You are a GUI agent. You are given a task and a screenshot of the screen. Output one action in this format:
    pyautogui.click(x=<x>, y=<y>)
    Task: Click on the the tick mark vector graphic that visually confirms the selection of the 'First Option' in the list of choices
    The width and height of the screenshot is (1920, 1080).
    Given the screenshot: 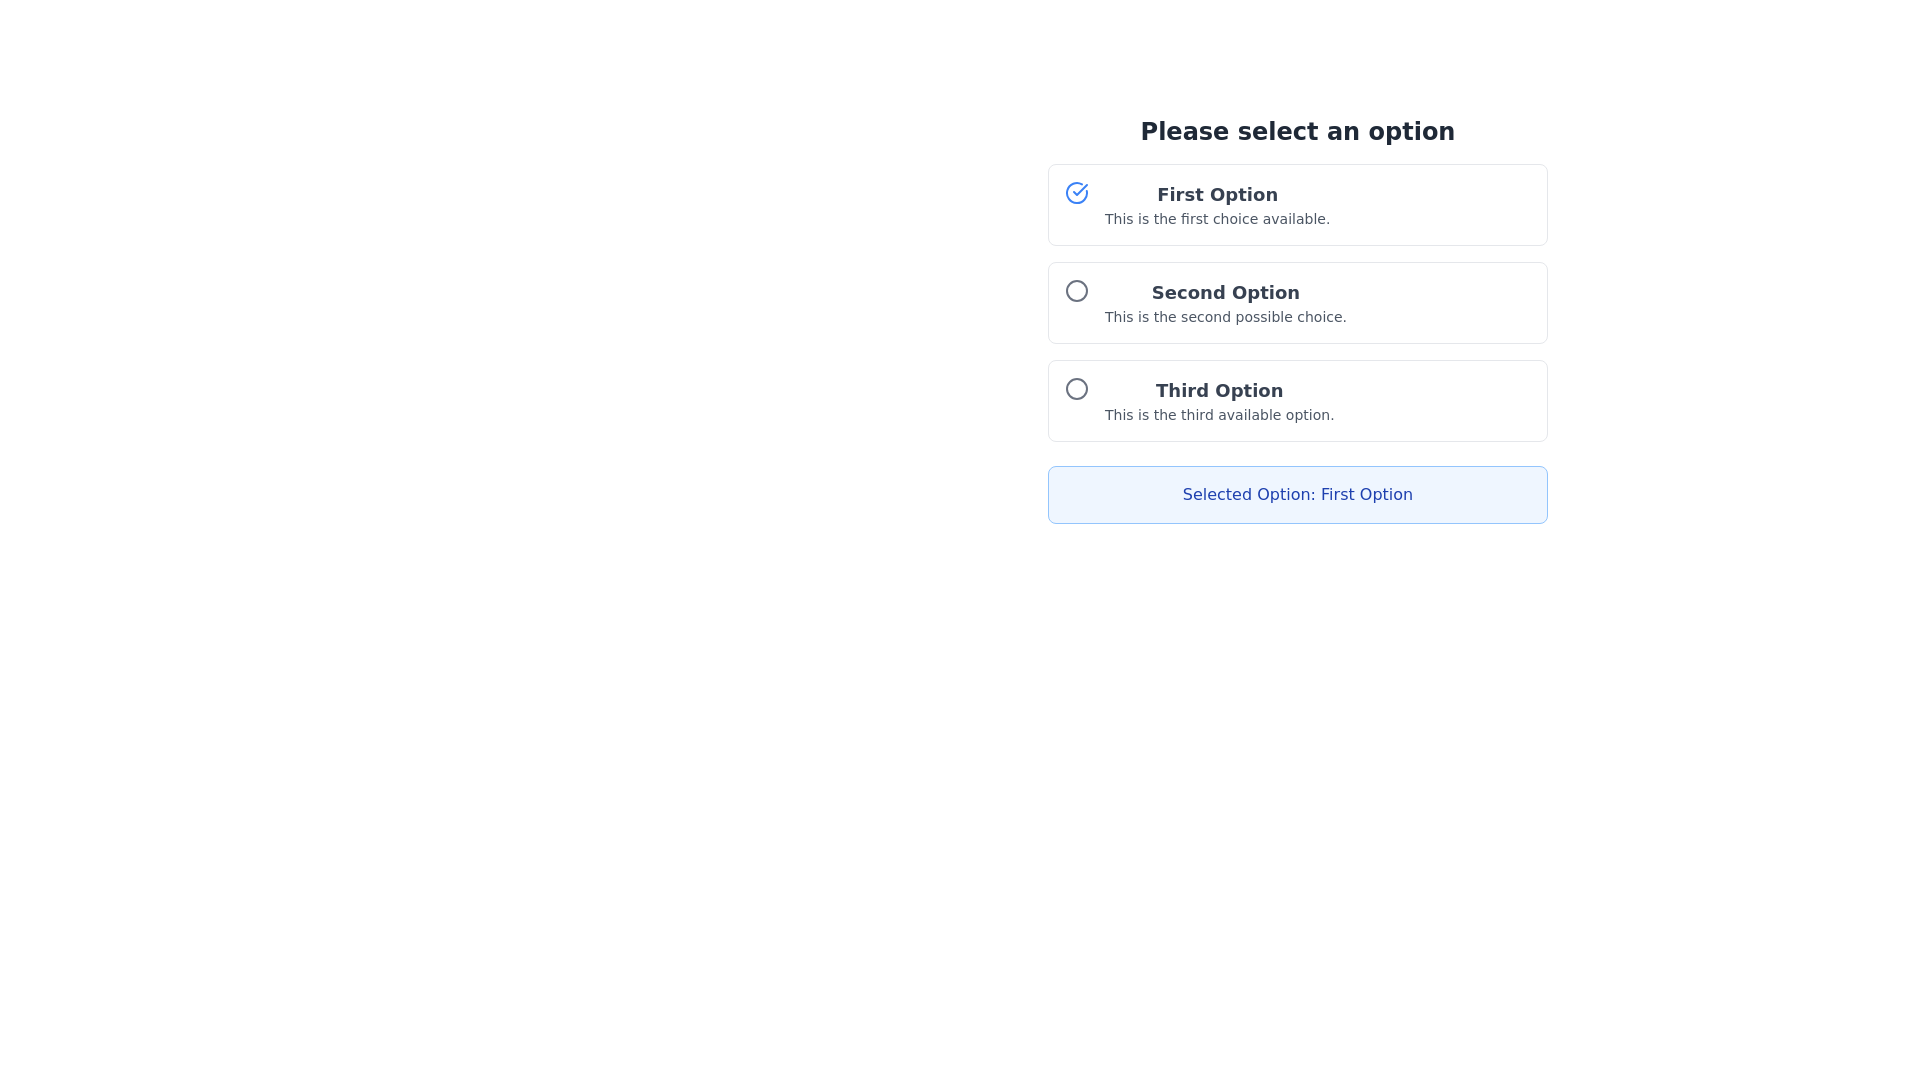 What is the action you would take?
    pyautogui.click(x=1079, y=189)
    